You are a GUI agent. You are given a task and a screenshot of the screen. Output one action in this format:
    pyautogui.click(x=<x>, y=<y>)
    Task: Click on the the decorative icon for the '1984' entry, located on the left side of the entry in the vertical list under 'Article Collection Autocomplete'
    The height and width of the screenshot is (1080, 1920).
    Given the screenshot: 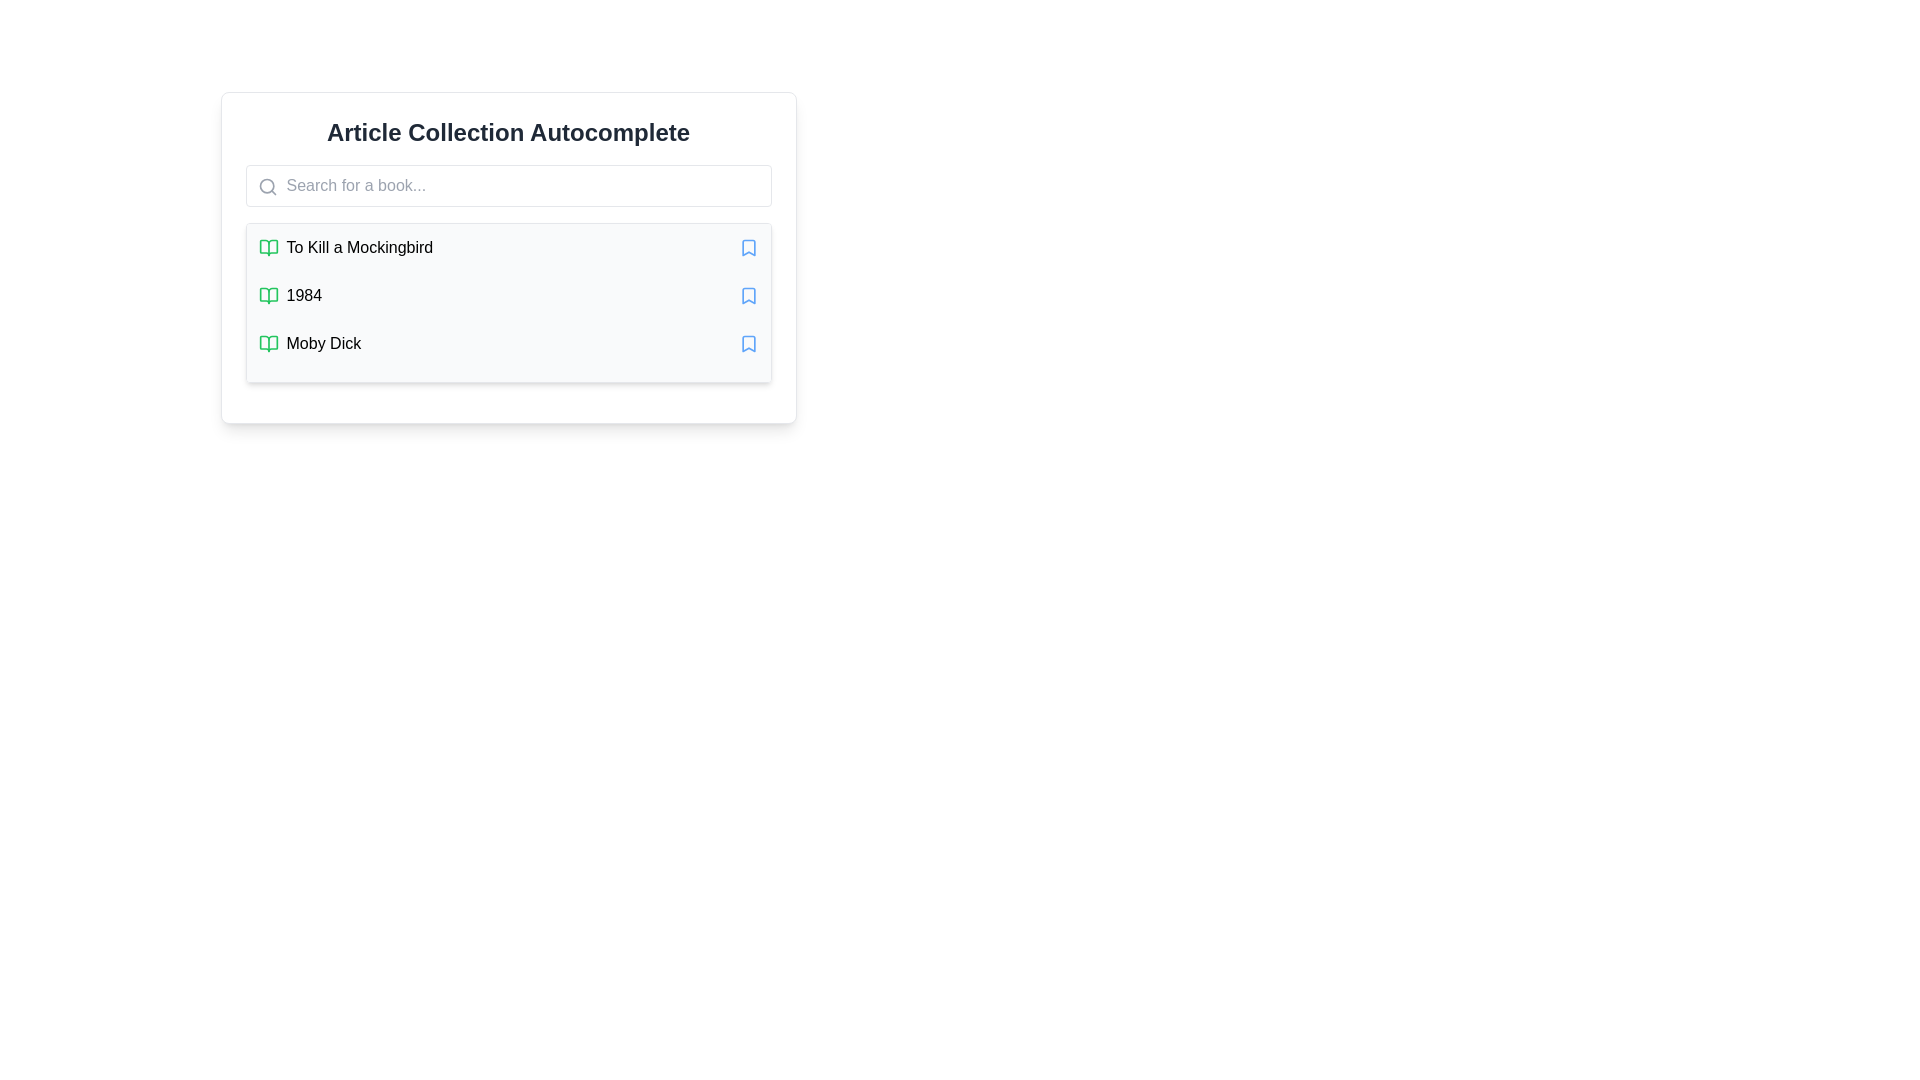 What is the action you would take?
    pyautogui.click(x=267, y=296)
    